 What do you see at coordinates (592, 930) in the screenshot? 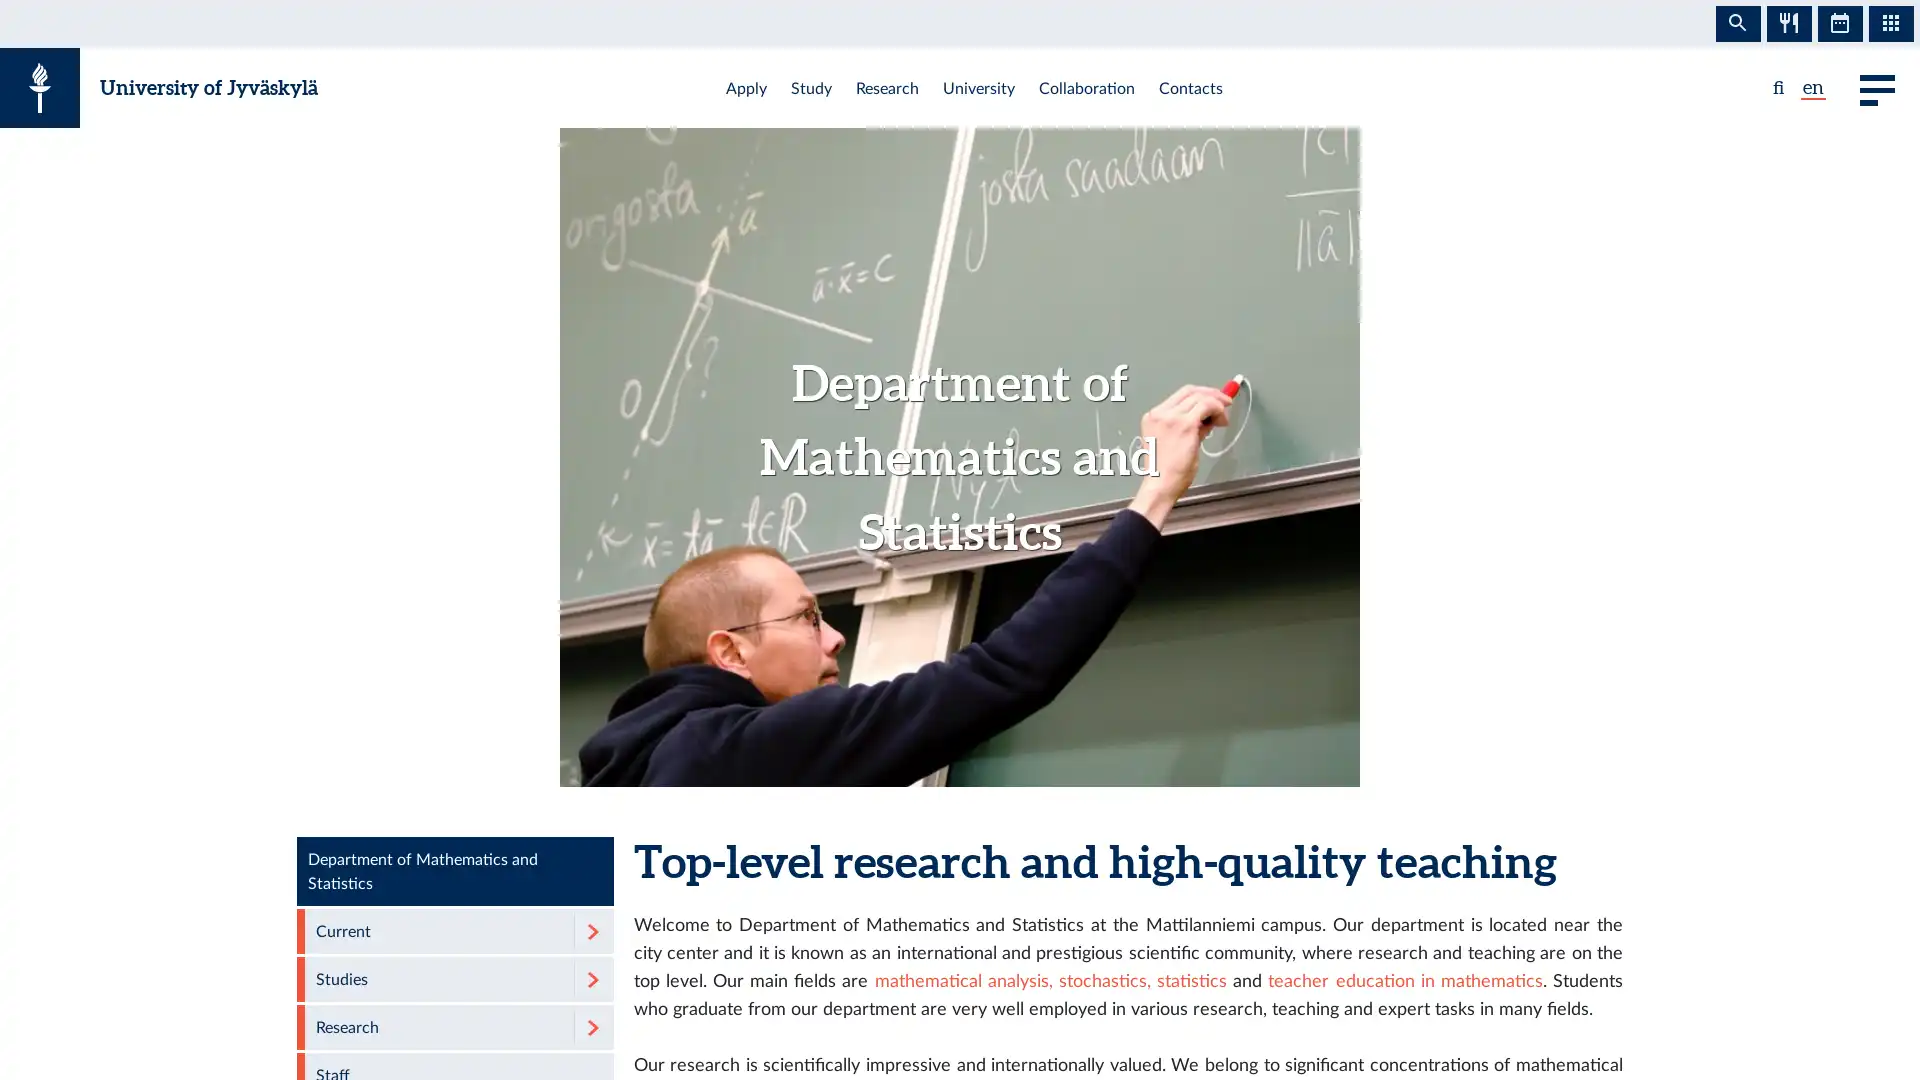
I see `Expand` at bounding box center [592, 930].